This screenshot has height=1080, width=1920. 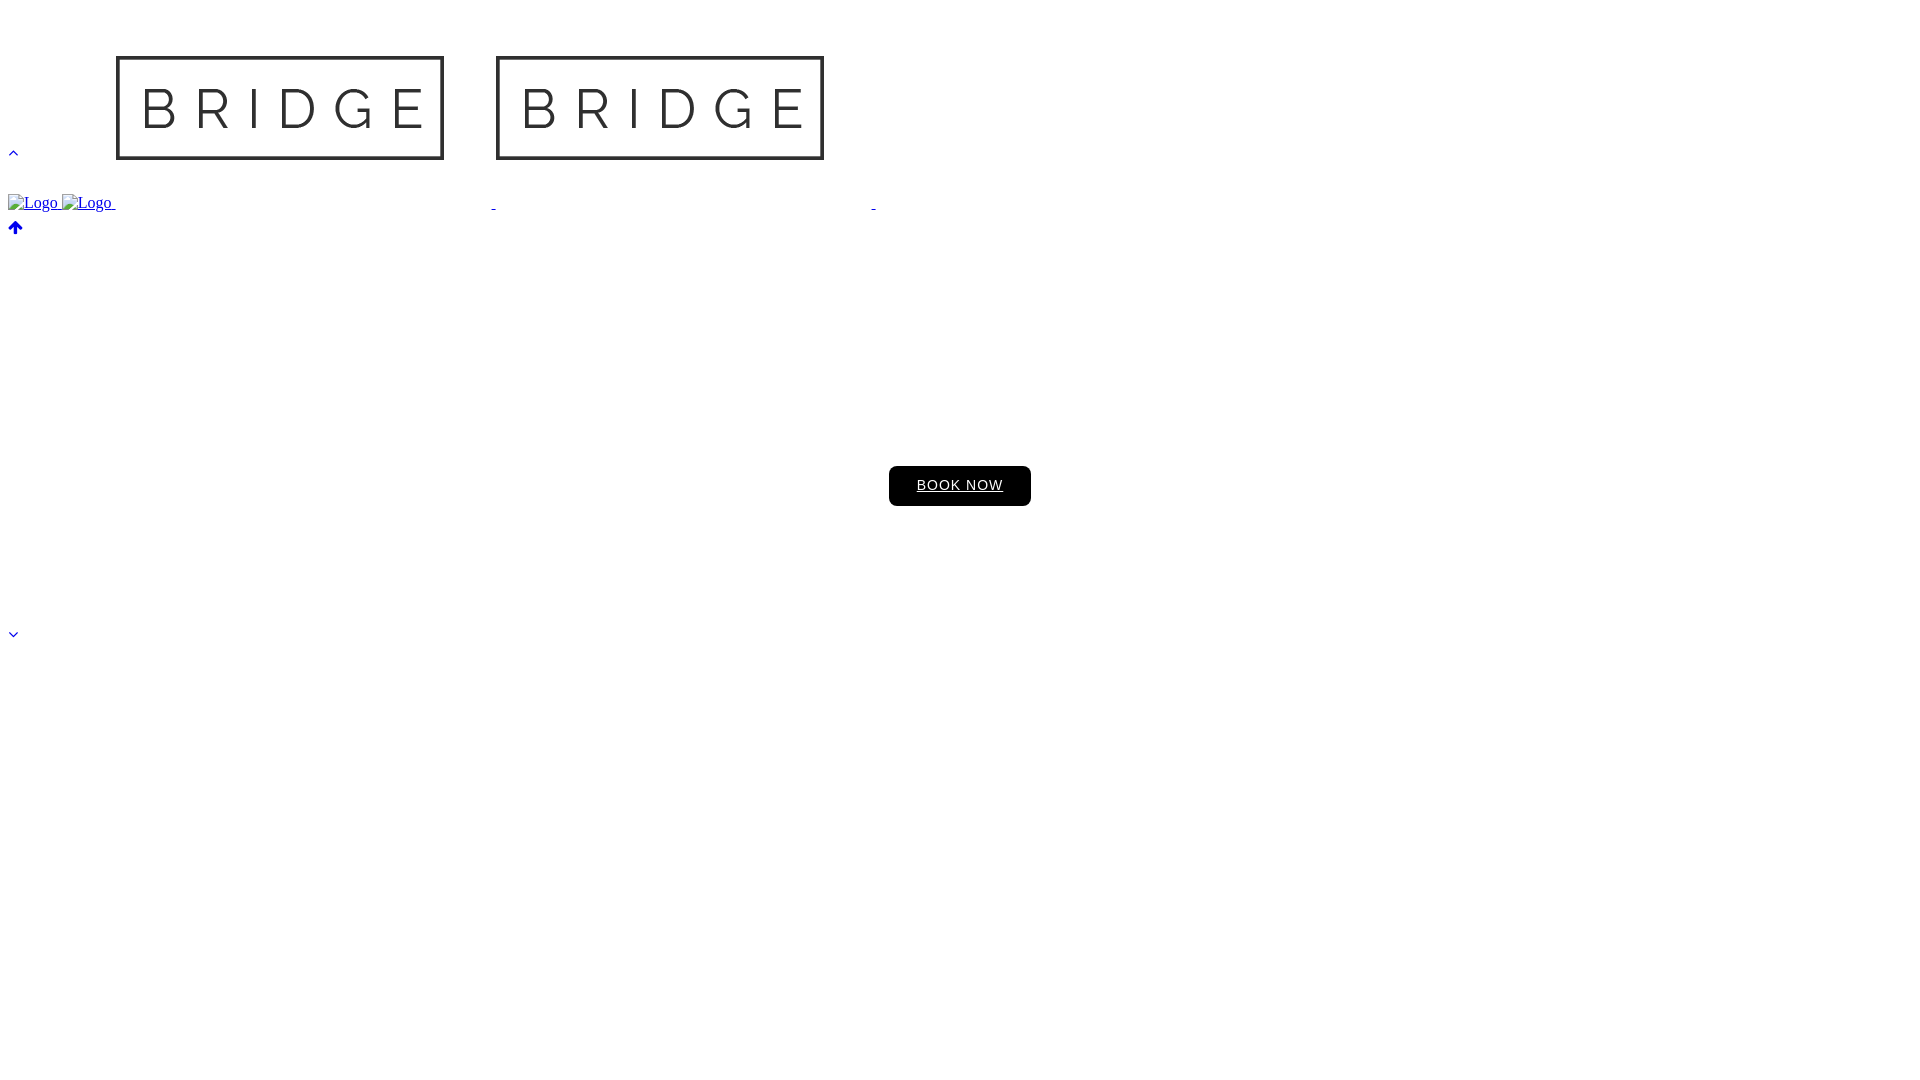 What do you see at coordinates (960, 486) in the screenshot?
I see `'BOOK NOW'` at bounding box center [960, 486].